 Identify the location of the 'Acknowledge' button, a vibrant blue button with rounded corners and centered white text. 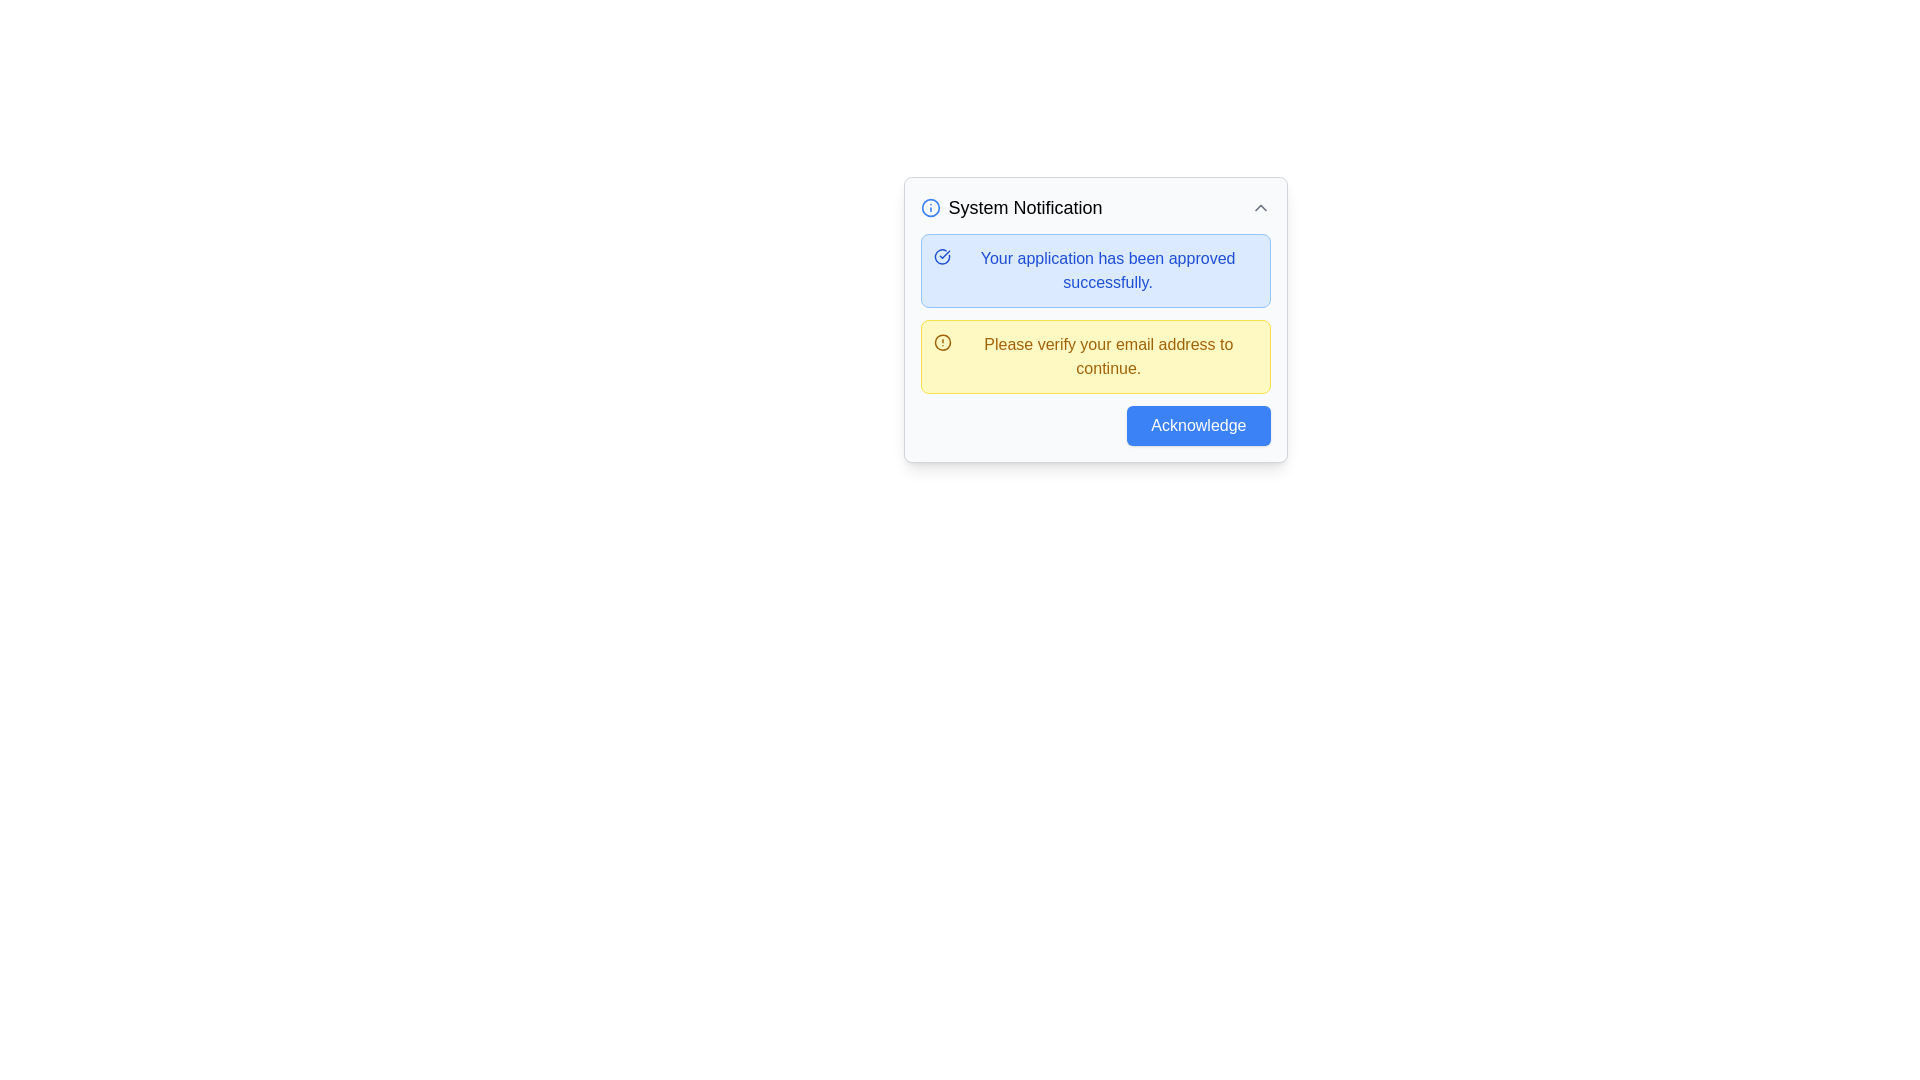
(1198, 424).